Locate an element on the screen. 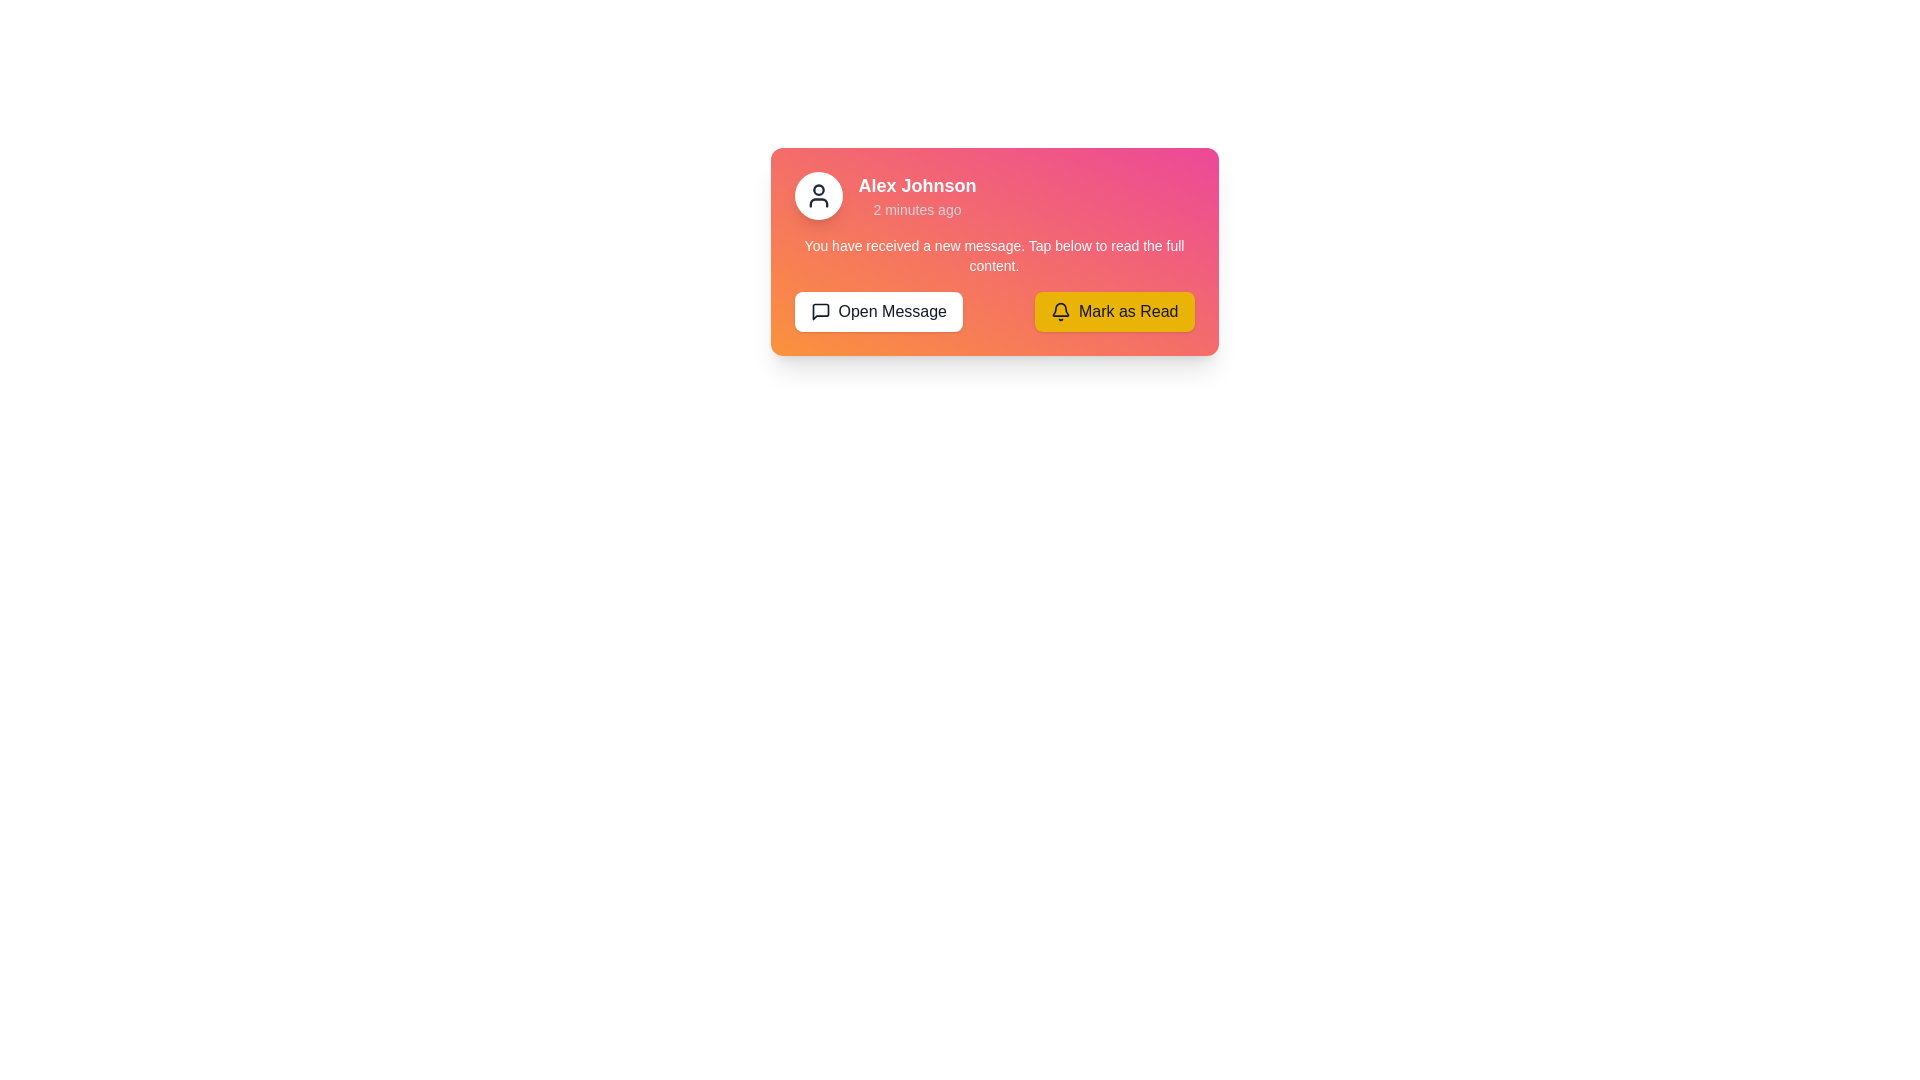  the 'Mark as Read' button surrounding the bell icon is located at coordinates (1059, 309).